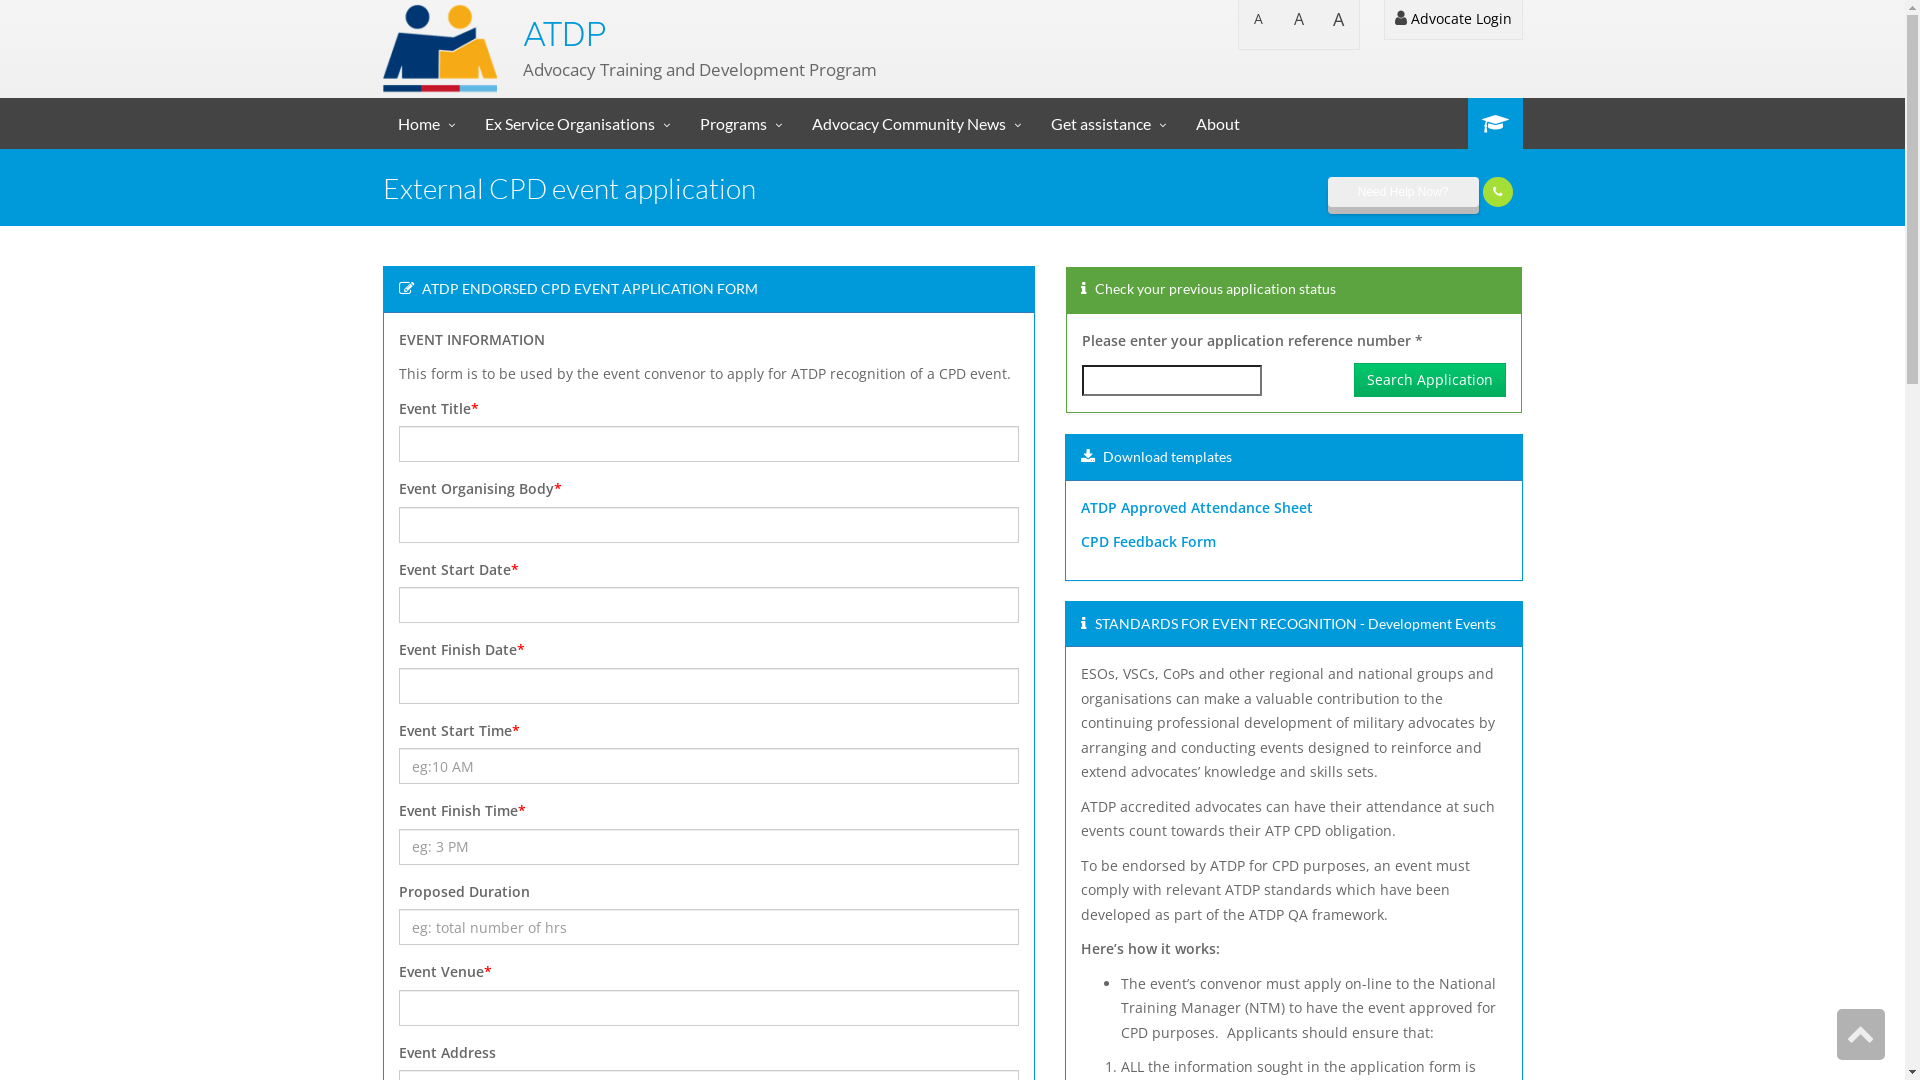 This screenshot has height=1080, width=1920. I want to click on 'ATDP Approved Attendance Sheet', so click(1079, 506).